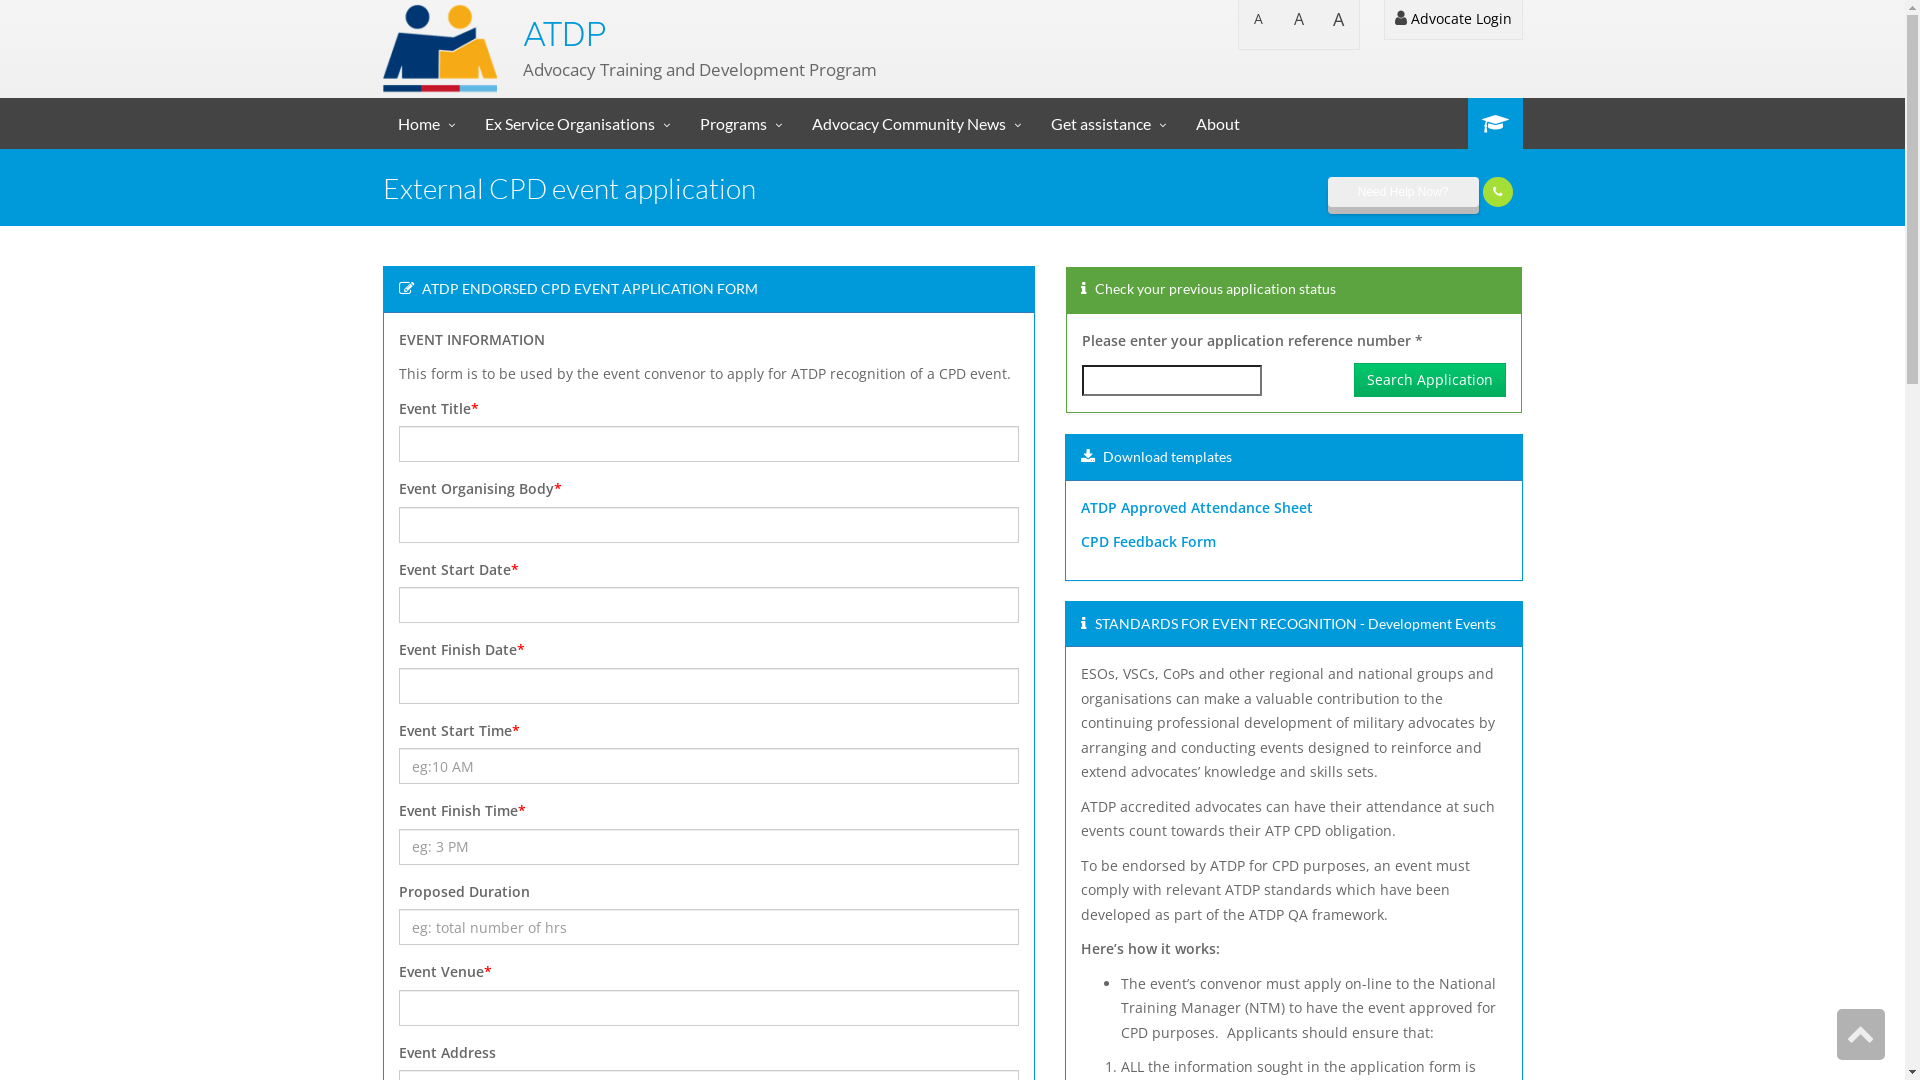 This screenshot has height=1080, width=1920. I want to click on 'ATDP Approved Attendance Sheet', so click(1079, 506).